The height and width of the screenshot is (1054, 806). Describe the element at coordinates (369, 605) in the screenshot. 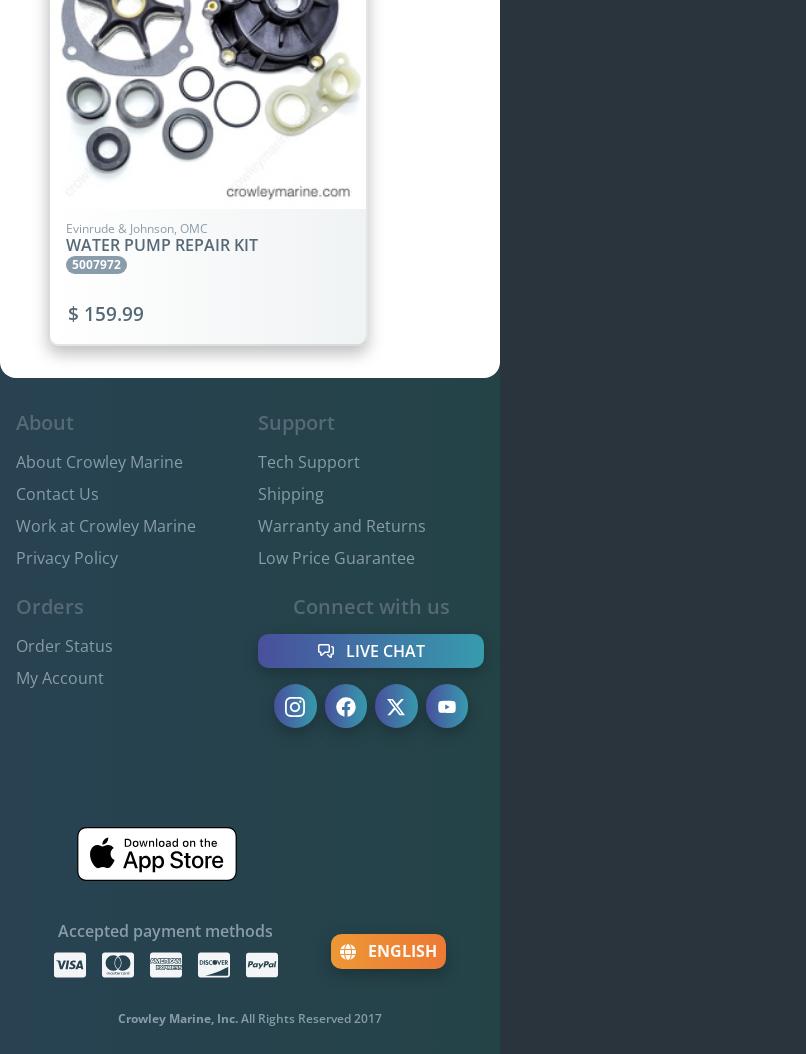

I see `'Connect with us'` at that location.